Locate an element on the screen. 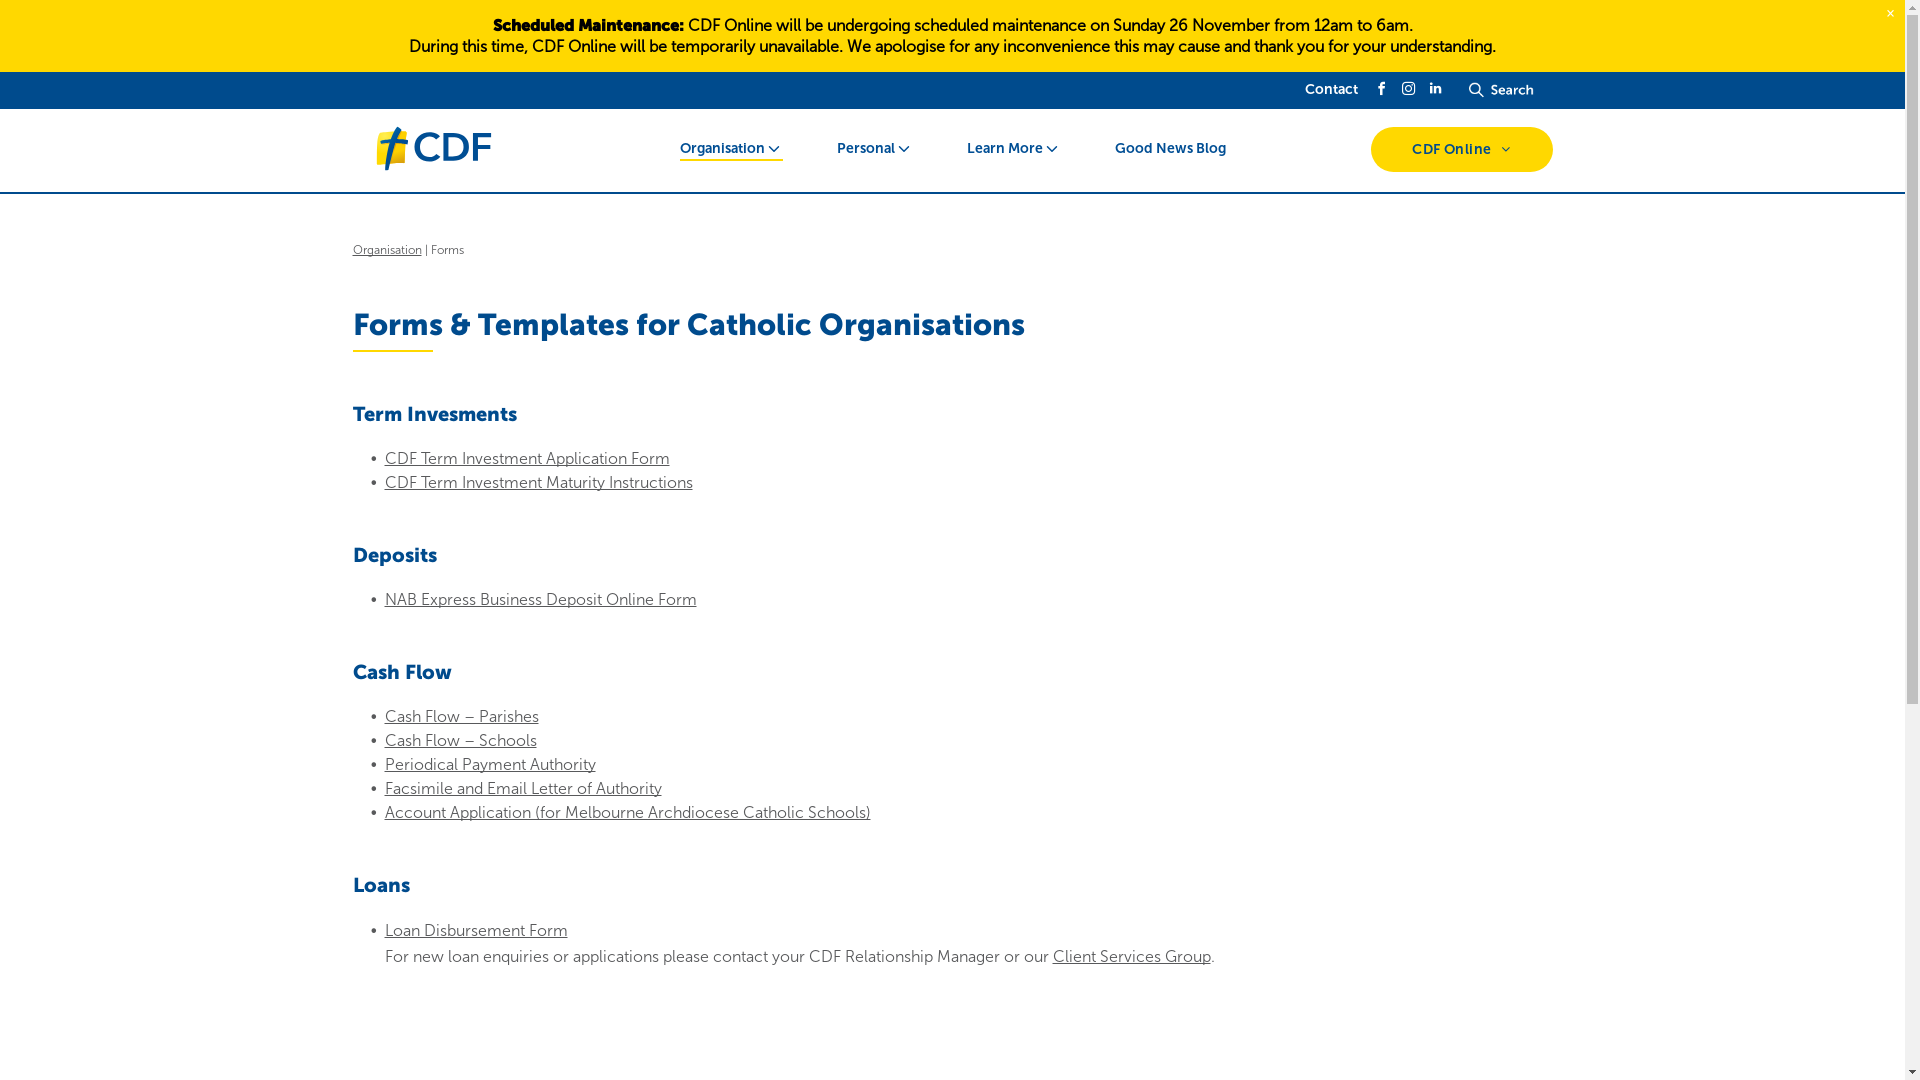 The width and height of the screenshot is (1920, 1080). 'Good News Blog' is located at coordinates (1170, 147).